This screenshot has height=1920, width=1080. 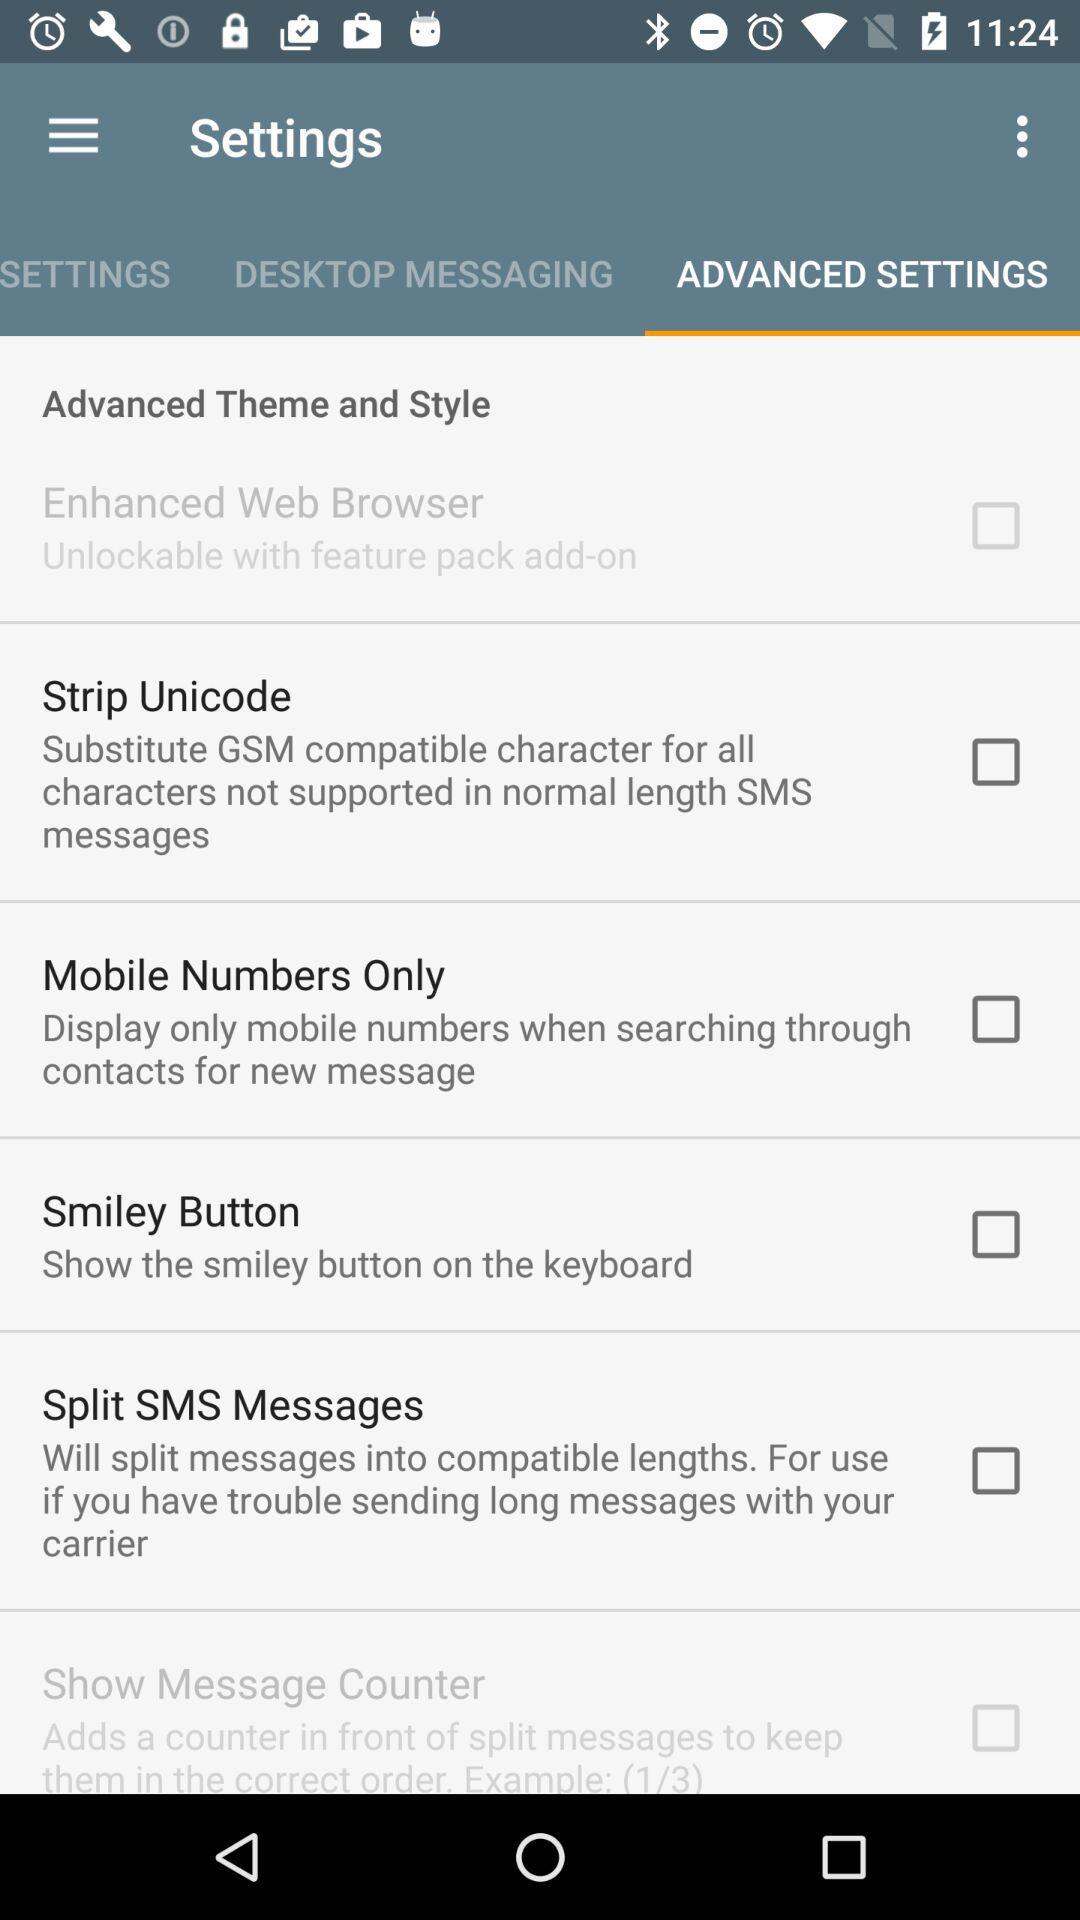 I want to click on show the smiley, so click(x=367, y=1261).